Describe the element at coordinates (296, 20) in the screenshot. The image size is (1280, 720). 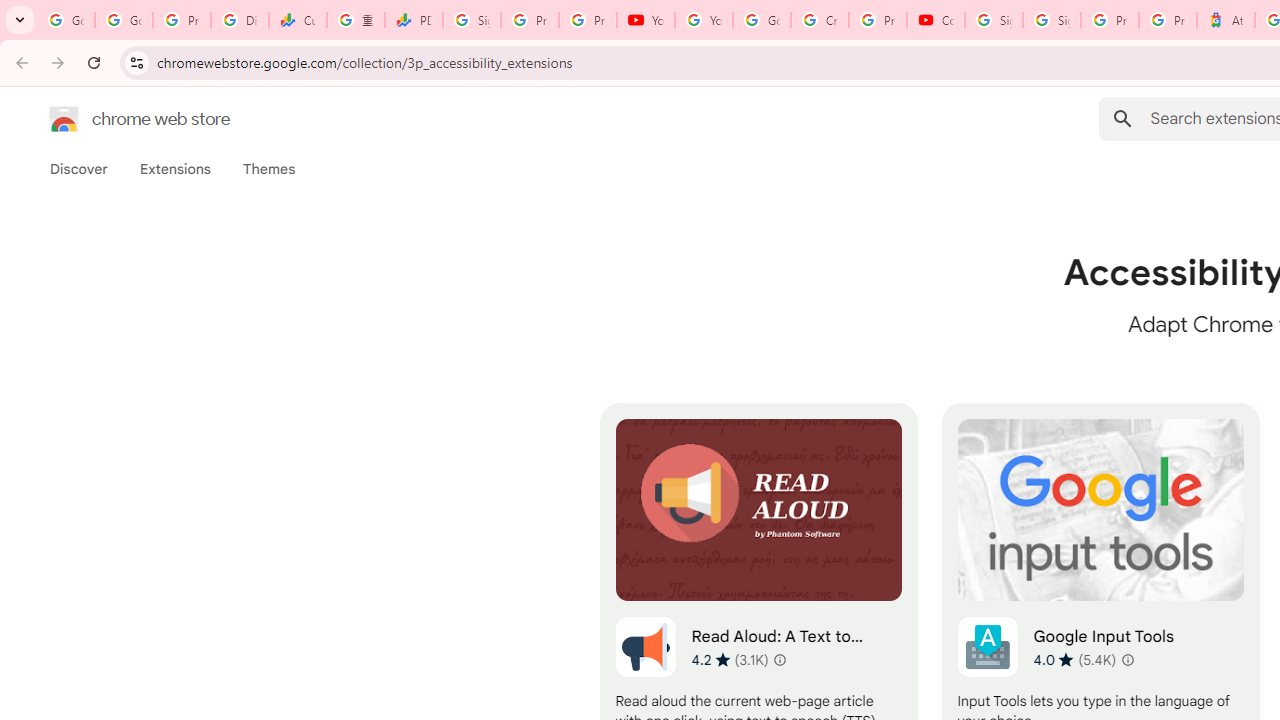
I see `'Currencies - Google Finance'` at that location.